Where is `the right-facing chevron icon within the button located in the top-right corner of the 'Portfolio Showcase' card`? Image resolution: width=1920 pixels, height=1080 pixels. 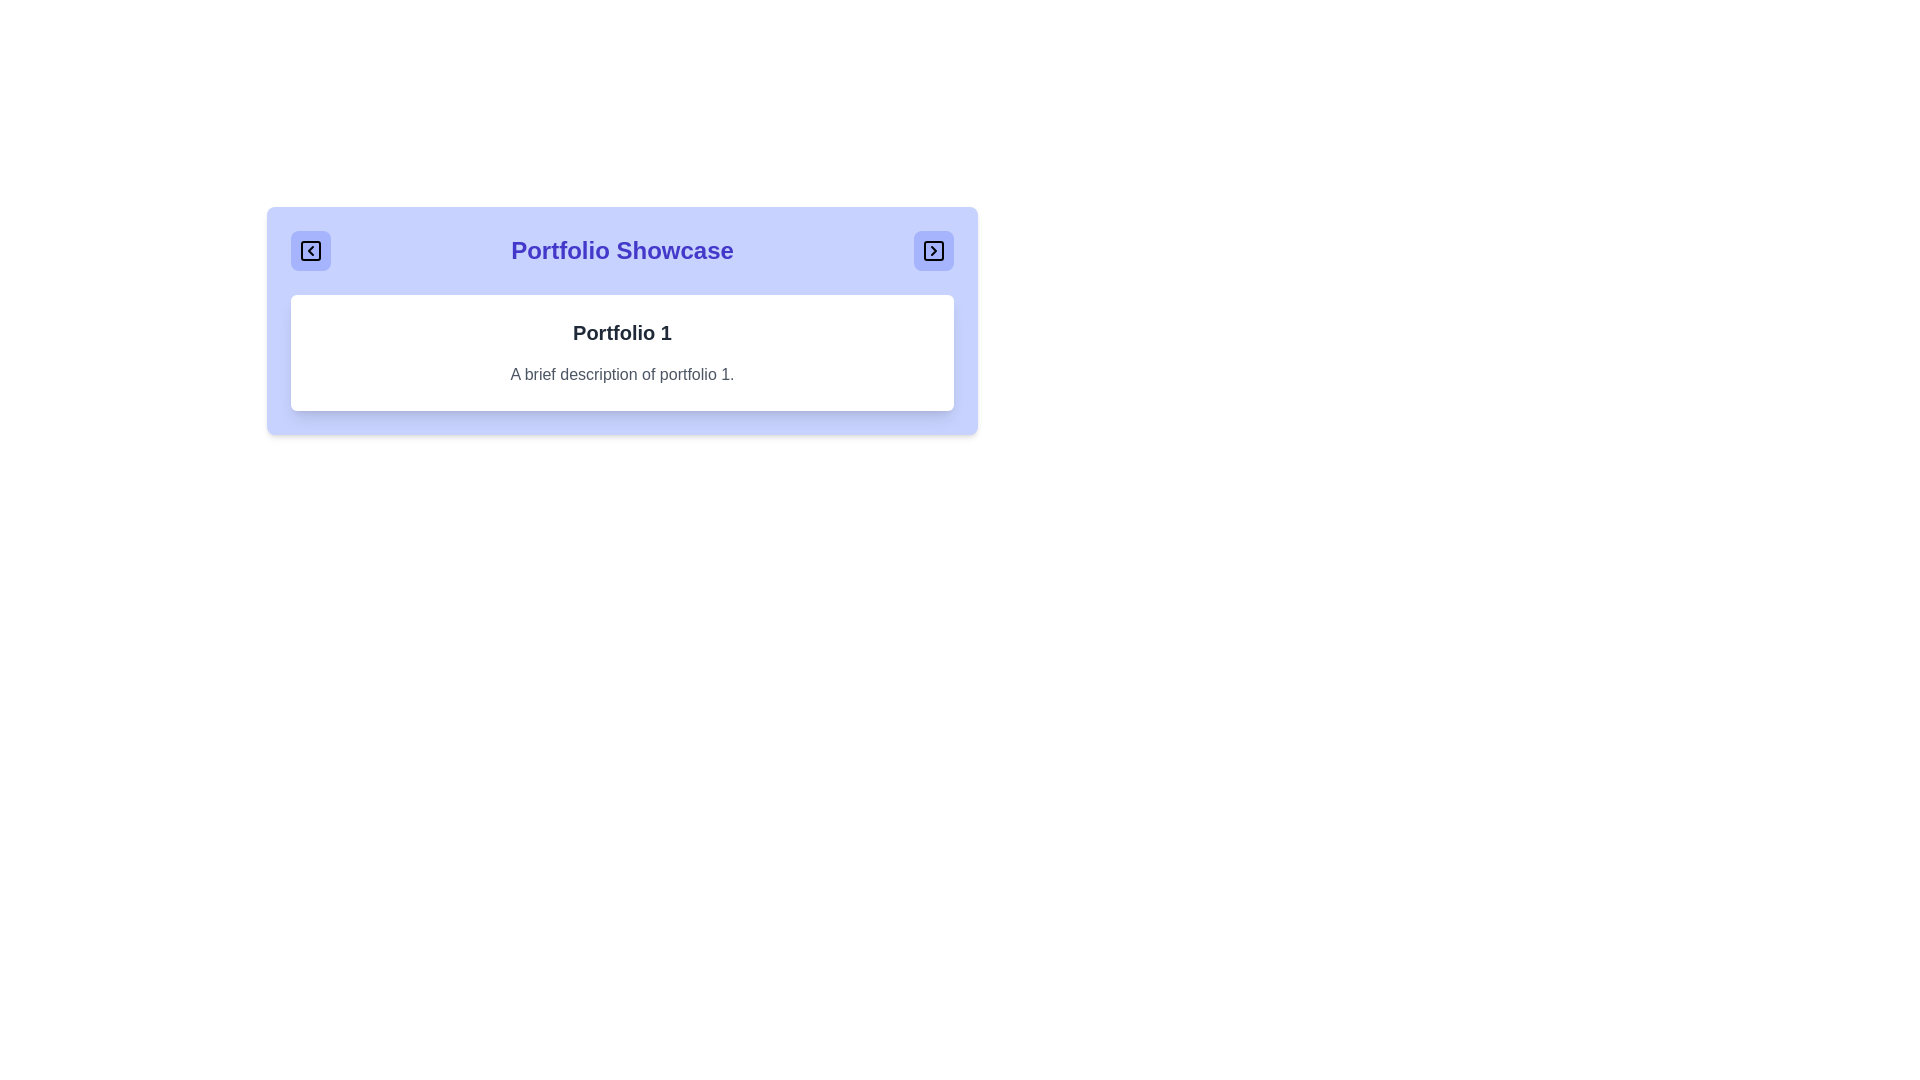
the right-facing chevron icon within the button located in the top-right corner of the 'Portfolio Showcase' card is located at coordinates (932, 249).